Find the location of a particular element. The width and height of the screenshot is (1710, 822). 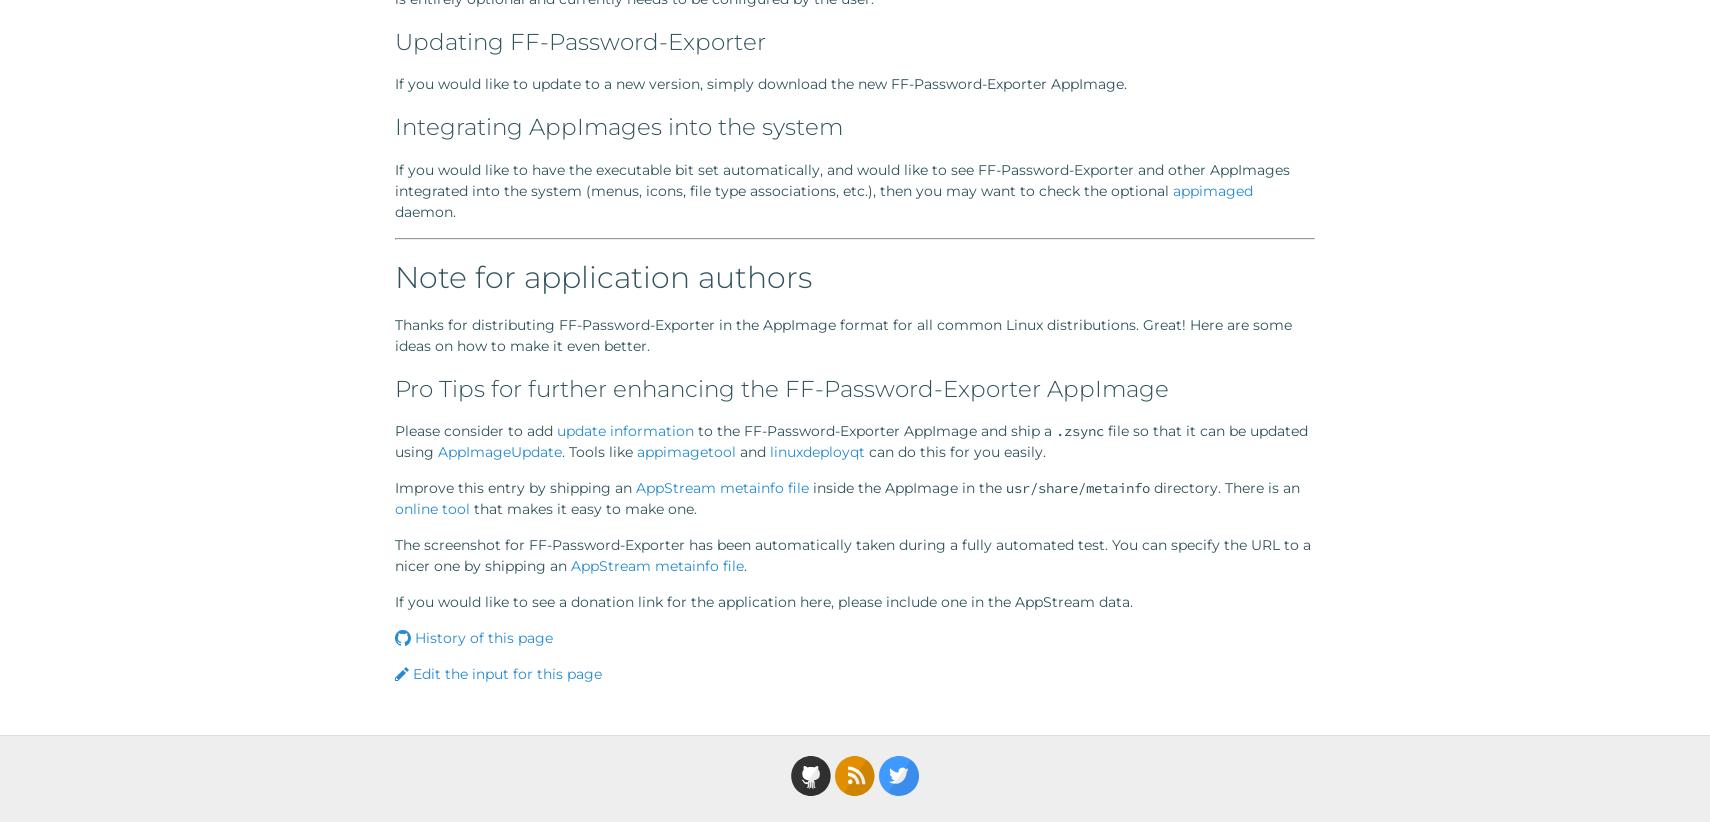

'Integrating AppImages into the system' is located at coordinates (394, 126).